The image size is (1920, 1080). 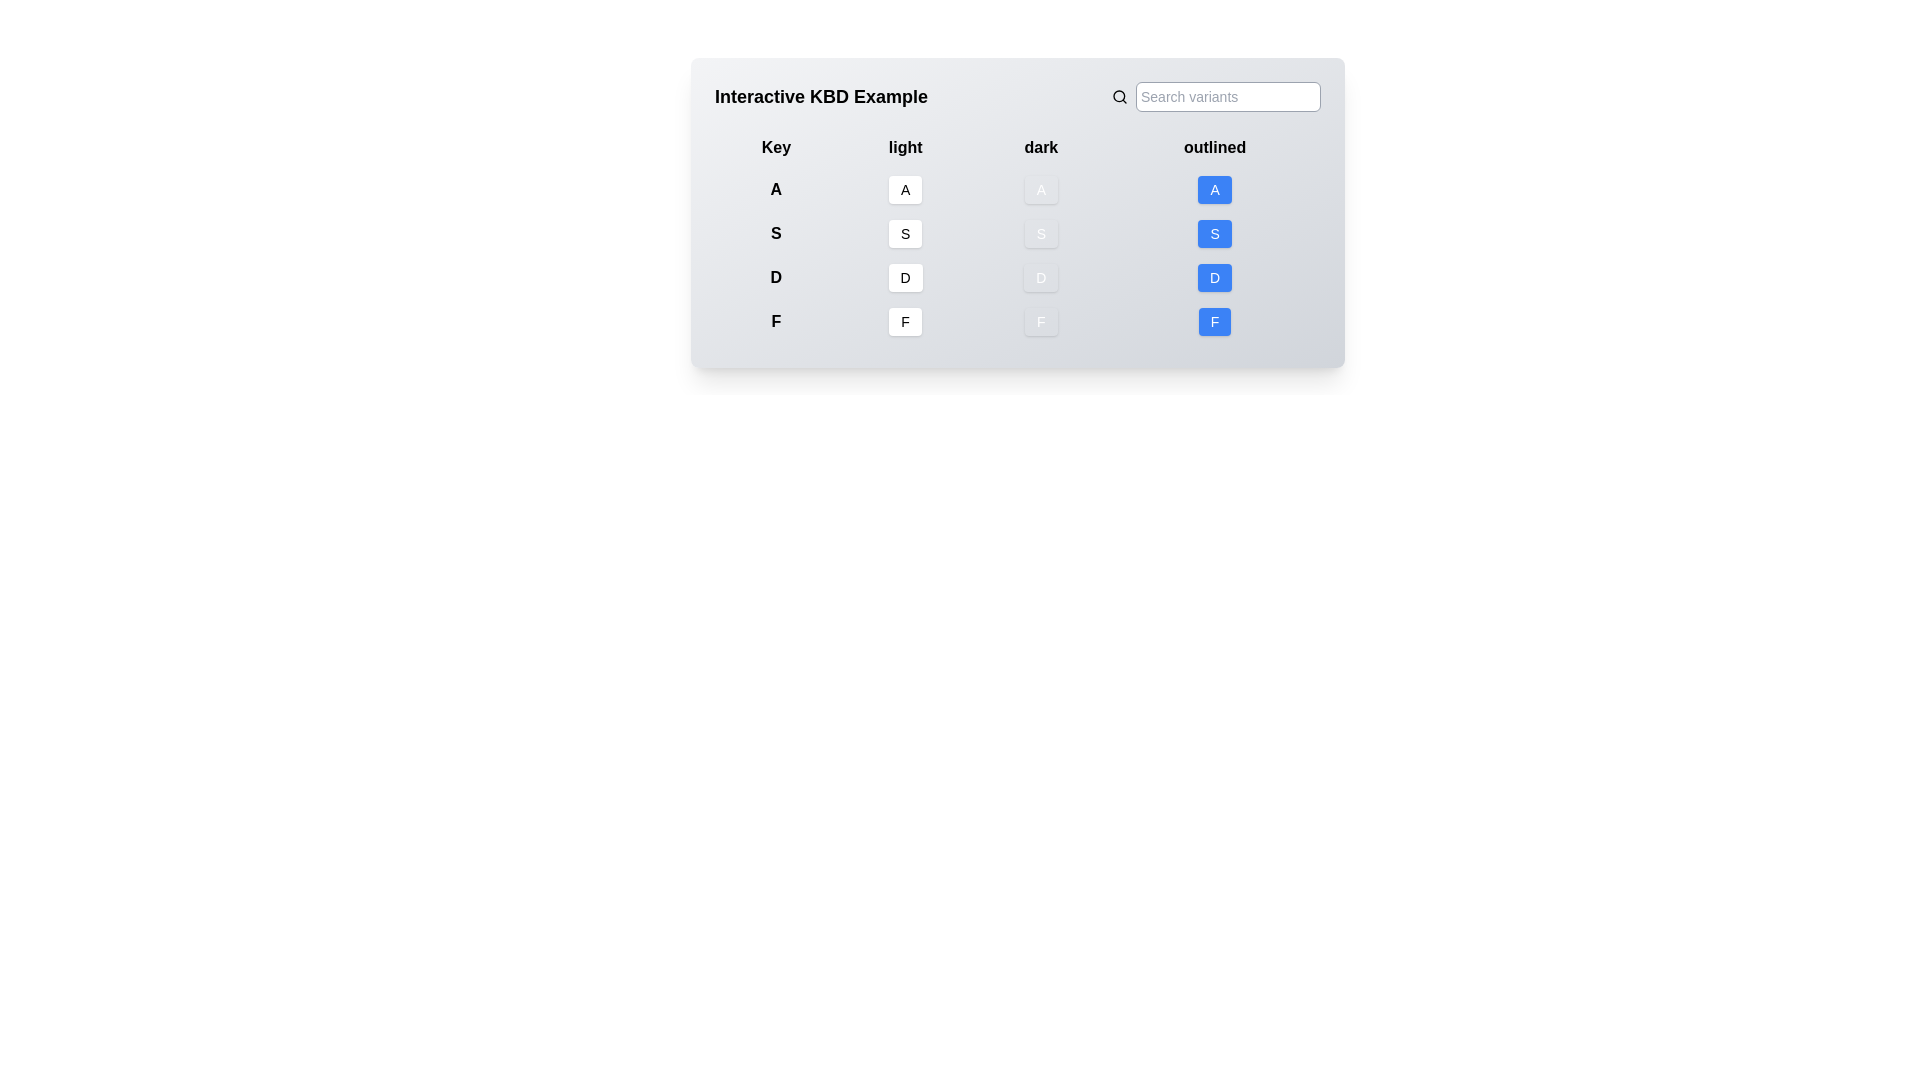 I want to click on the small blue button with a white capital 'S', so click(x=1214, y=233).